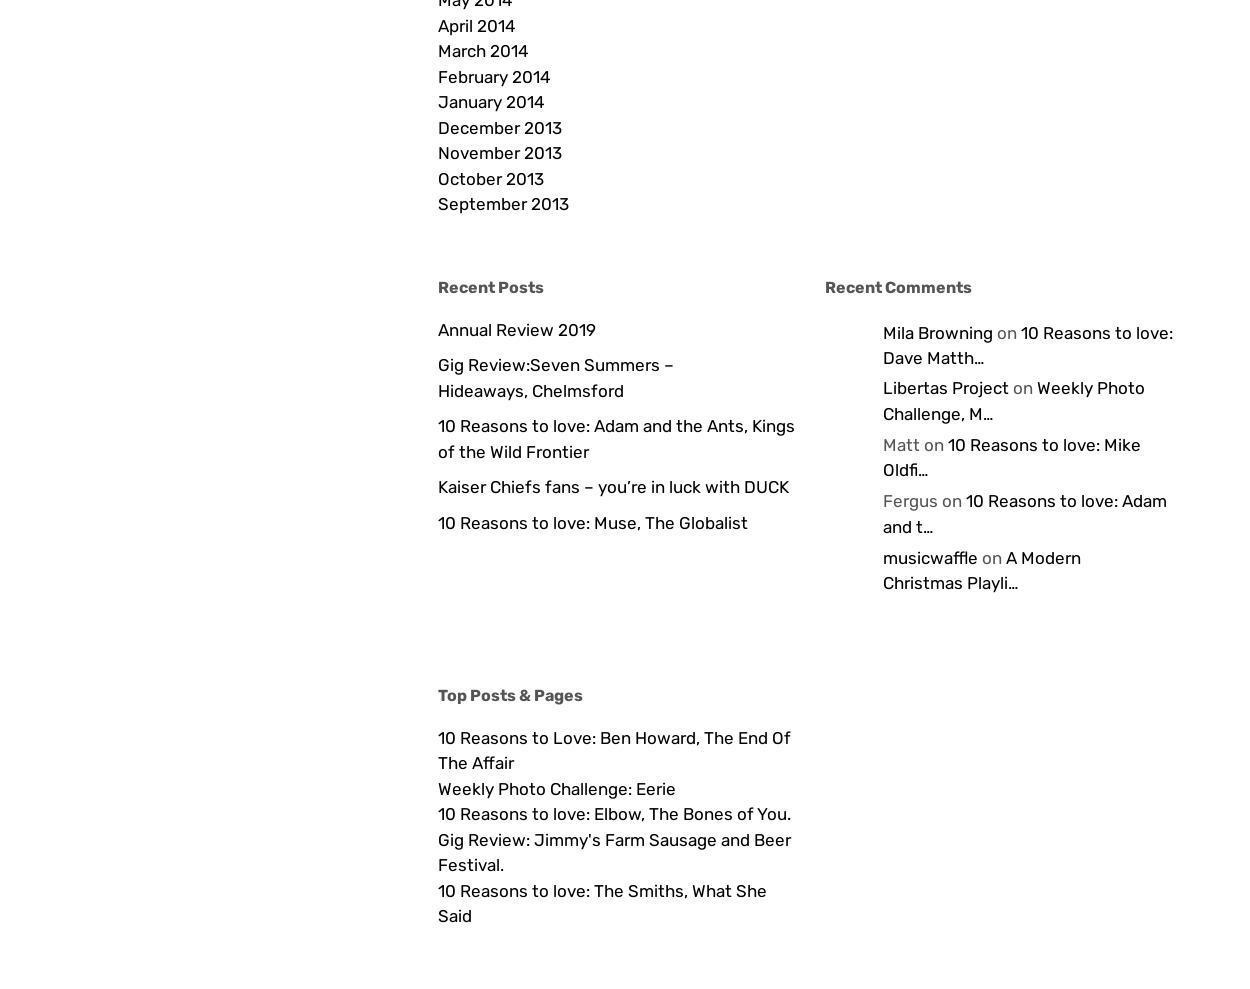  What do you see at coordinates (937, 331) in the screenshot?
I see `'Mila Browning'` at bounding box center [937, 331].